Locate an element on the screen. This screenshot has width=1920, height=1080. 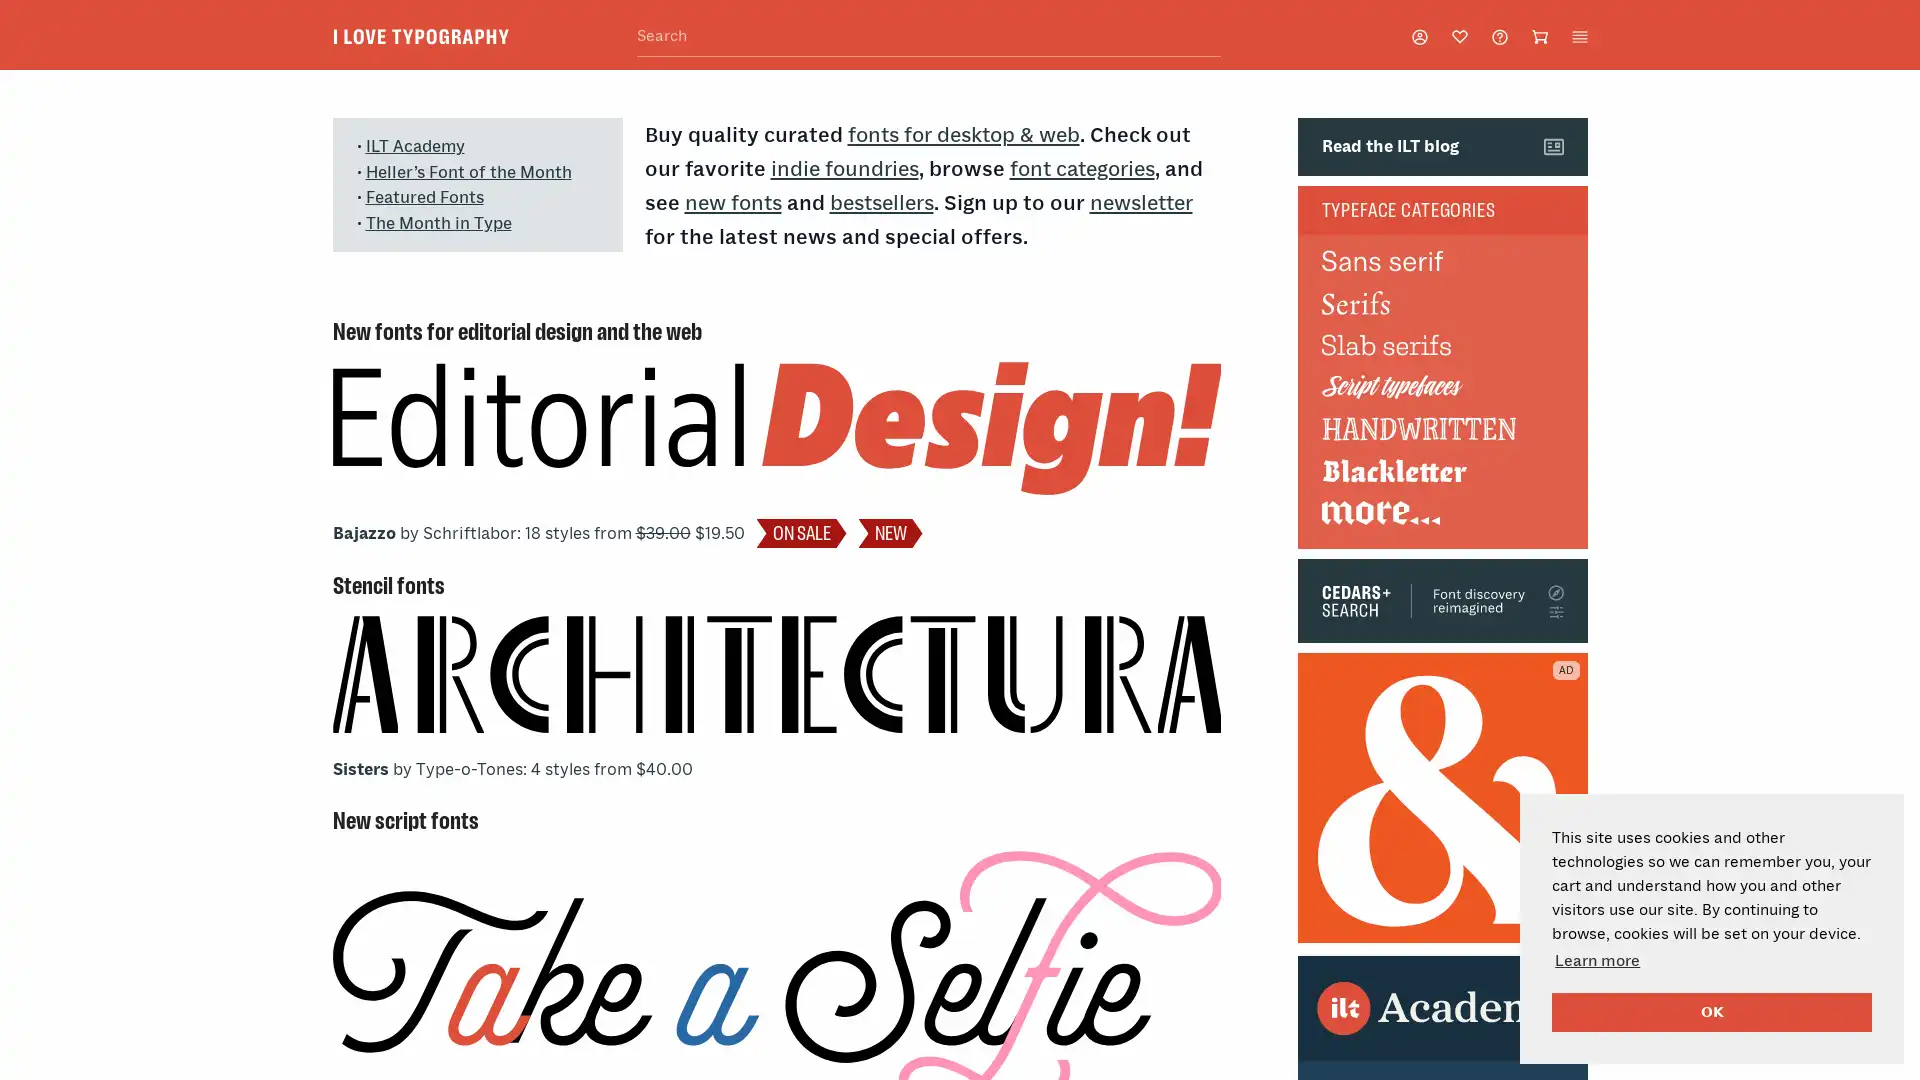
learn more about cookies is located at coordinates (1596, 959).